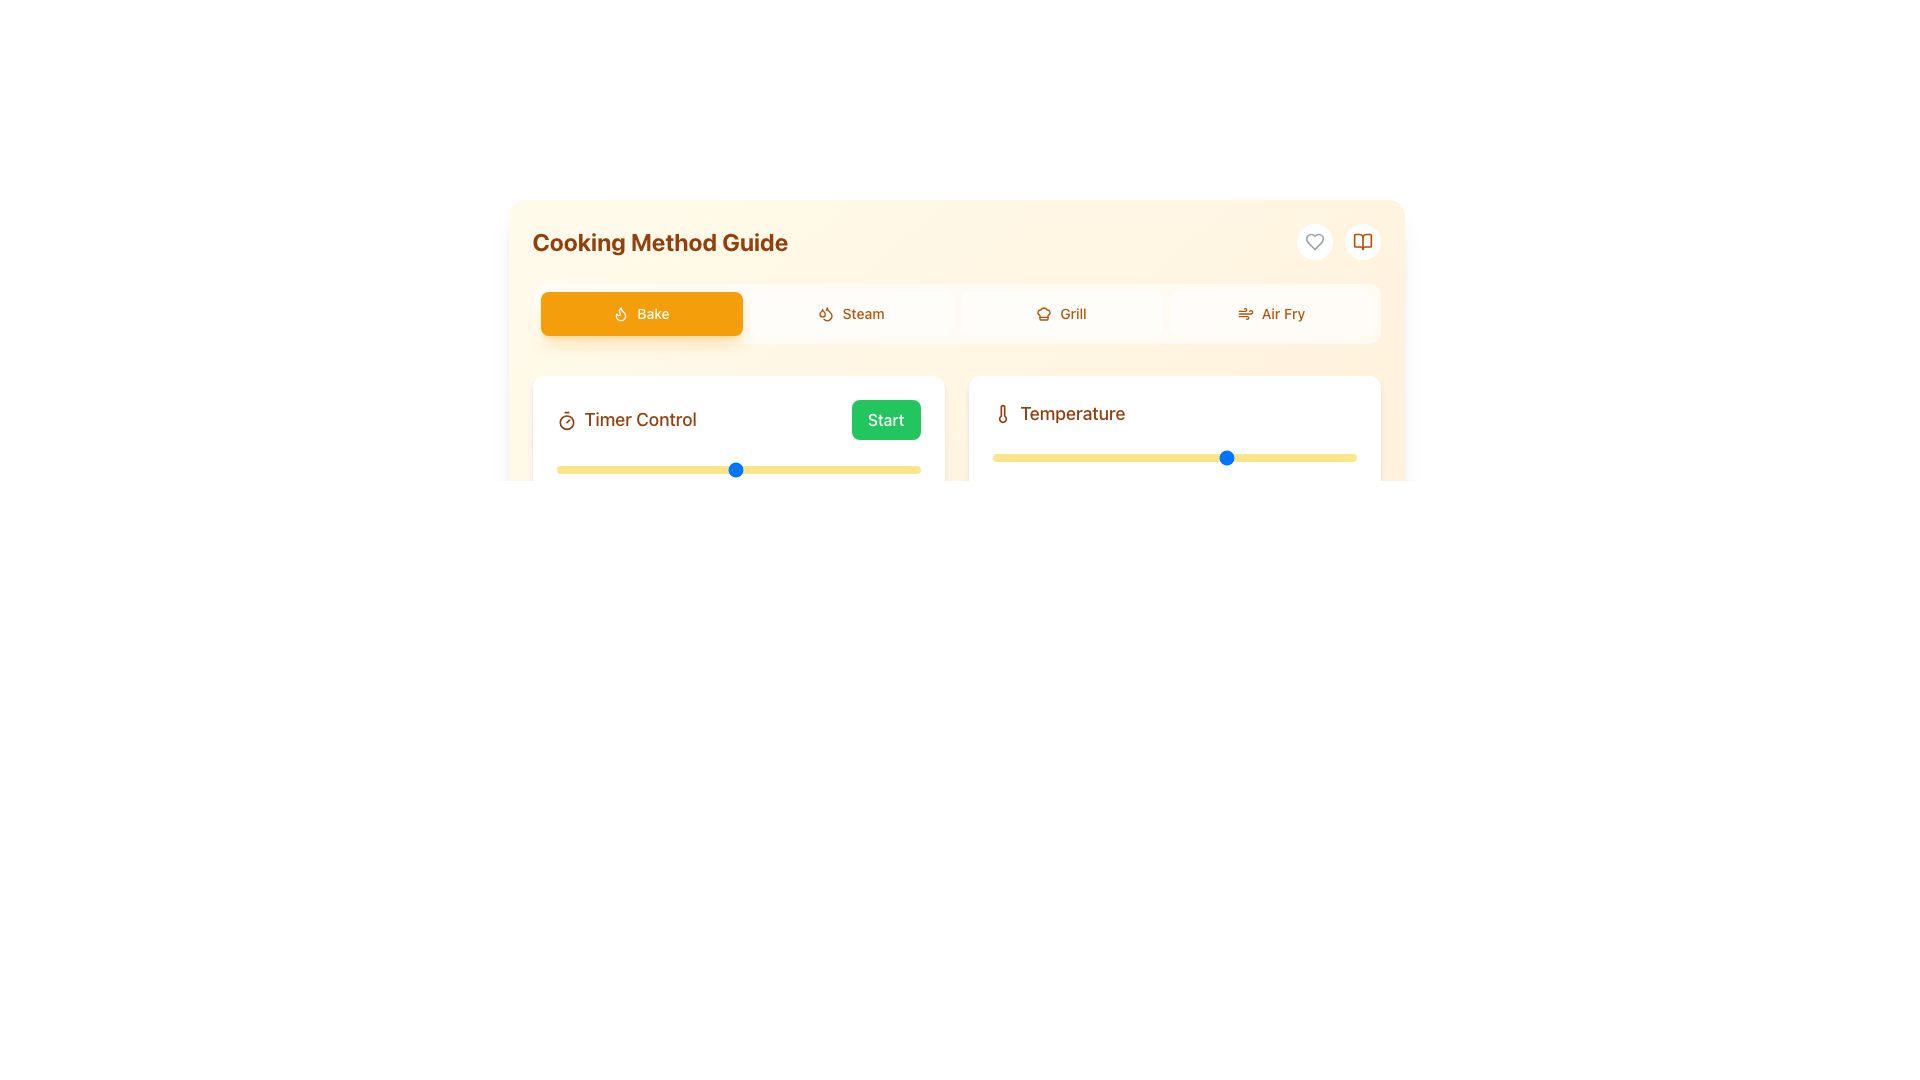 The width and height of the screenshot is (1920, 1080). What do you see at coordinates (692, 470) in the screenshot?
I see `timer` at bounding box center [692, 470].